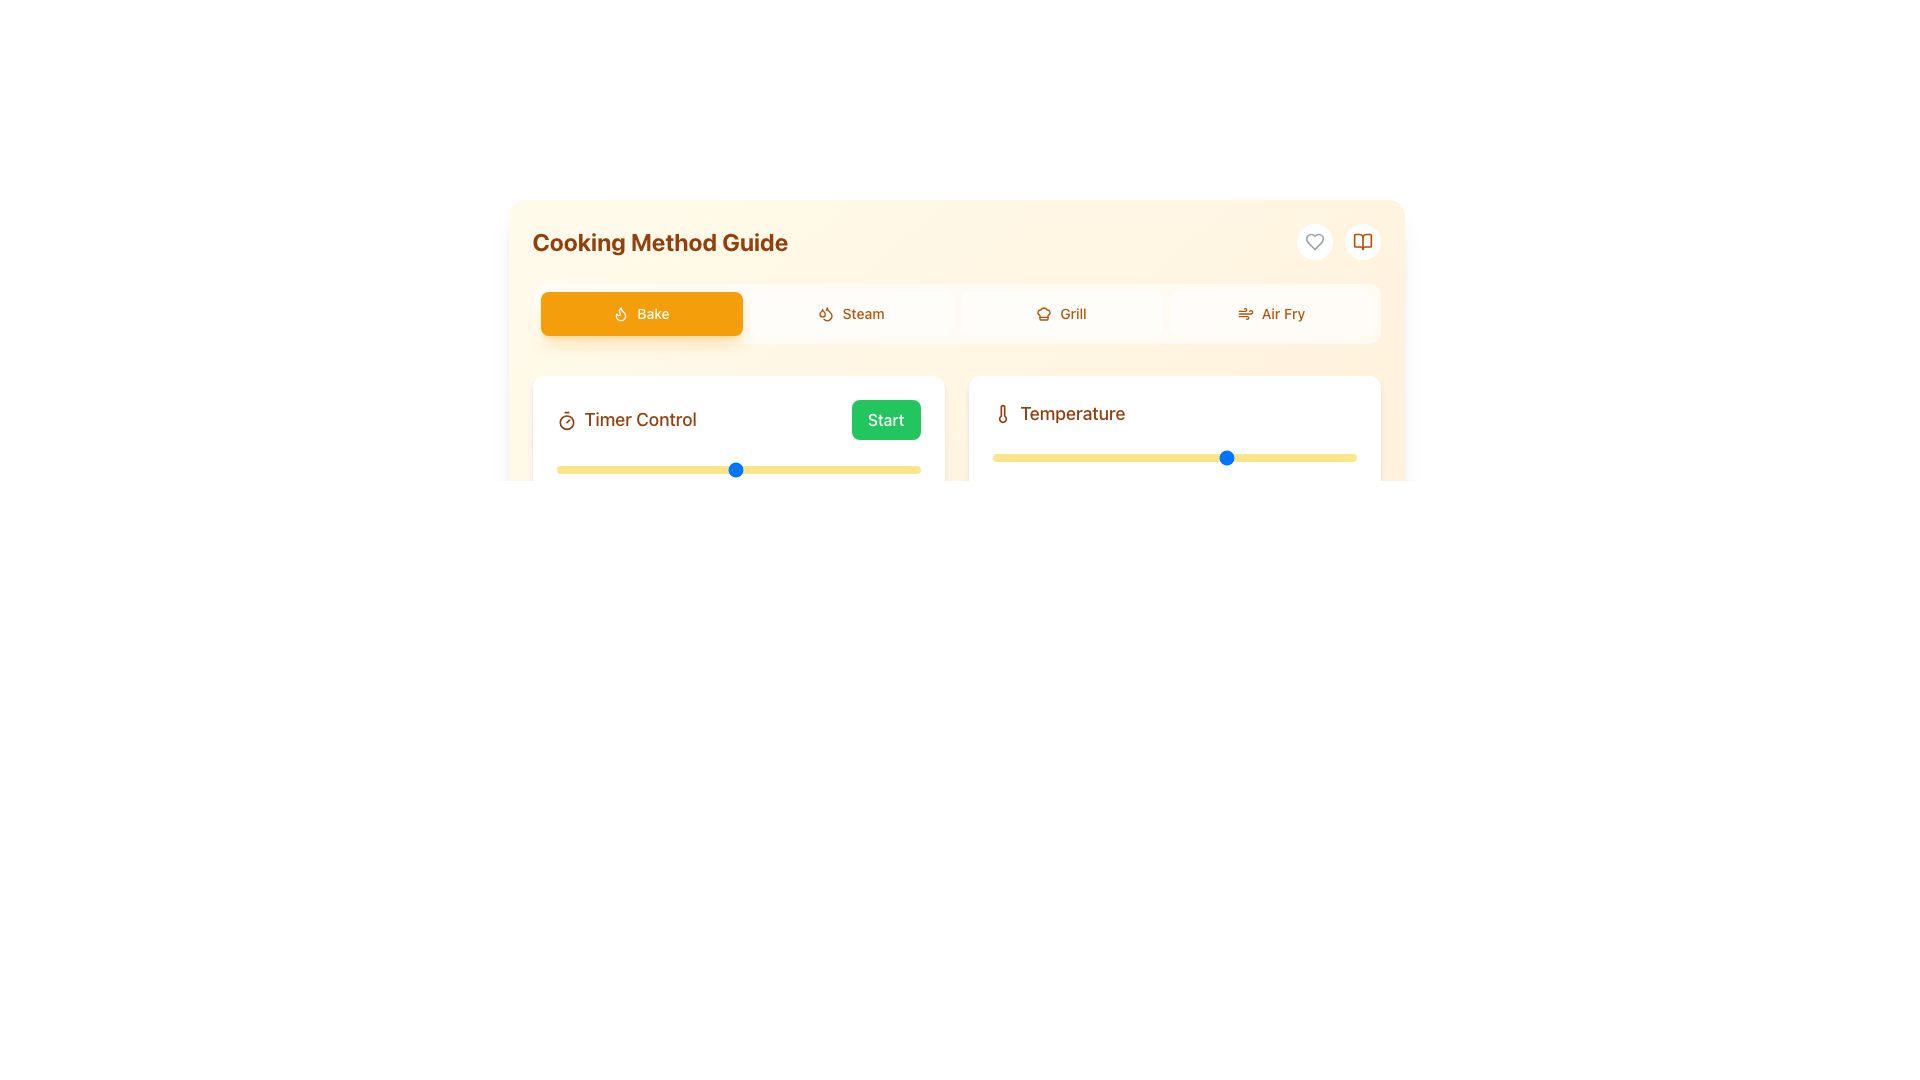 The width and height of the screenshot is (1920, 1080). What do you see at coordinates (692, 470) in the screenshot?
I see `timer` at bounding box center [692, 470].